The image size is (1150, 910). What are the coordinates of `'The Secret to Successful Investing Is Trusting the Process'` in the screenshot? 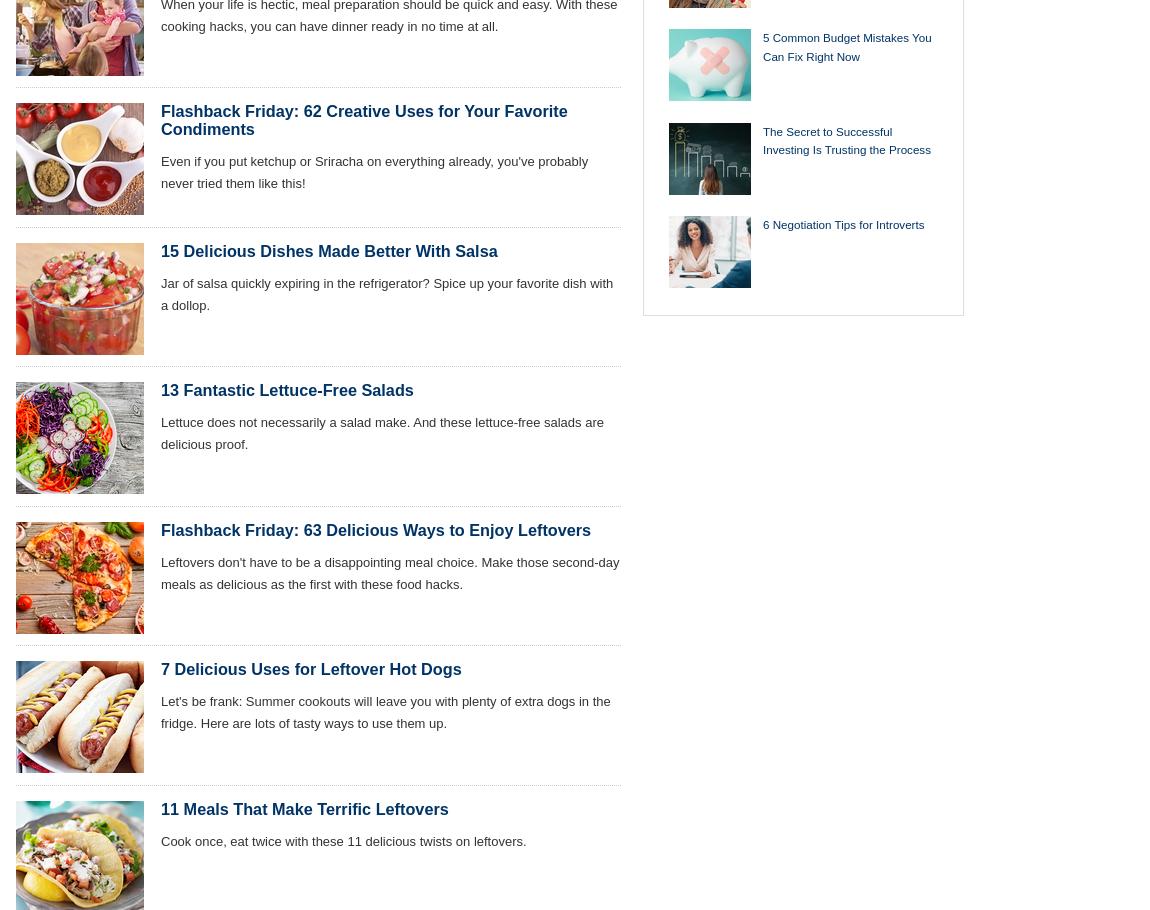 It's located at (845, 138).